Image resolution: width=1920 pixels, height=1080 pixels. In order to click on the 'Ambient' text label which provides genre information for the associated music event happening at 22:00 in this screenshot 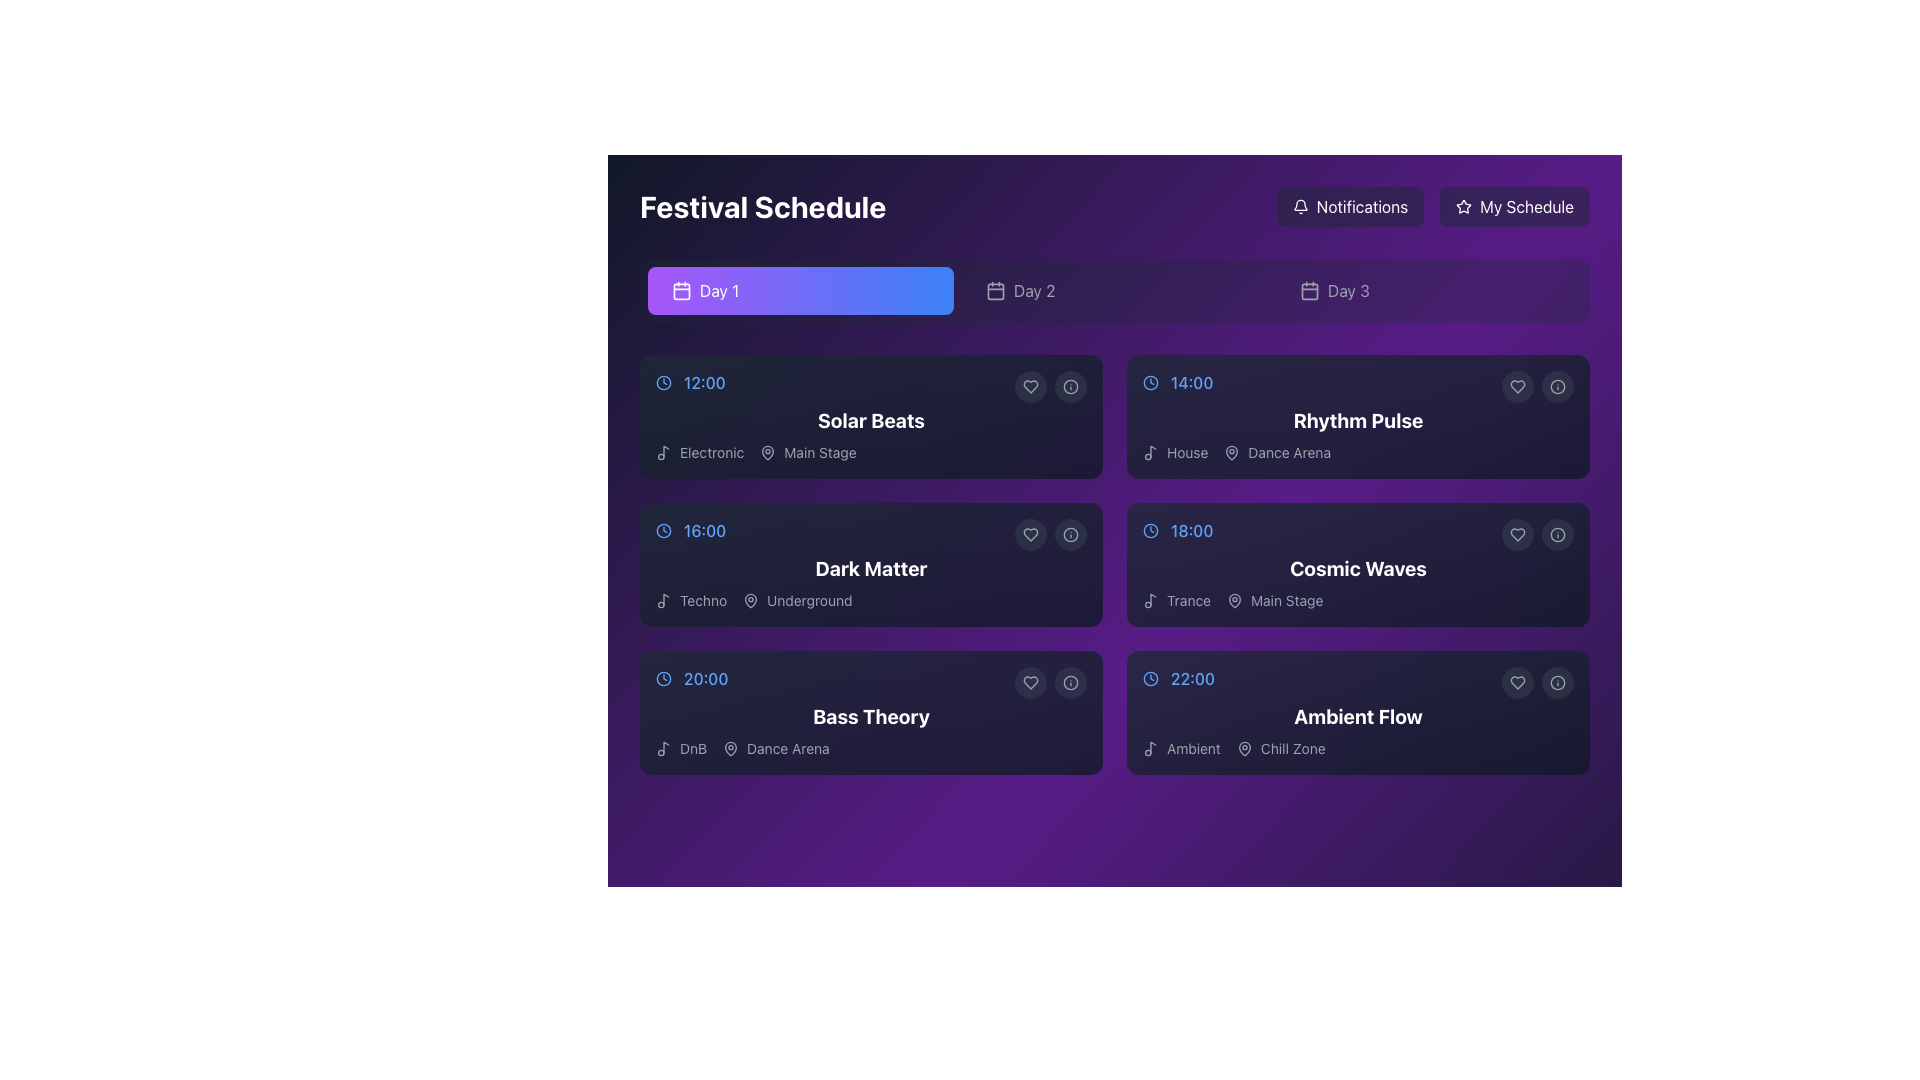, I will do `click(1181, 748)`.